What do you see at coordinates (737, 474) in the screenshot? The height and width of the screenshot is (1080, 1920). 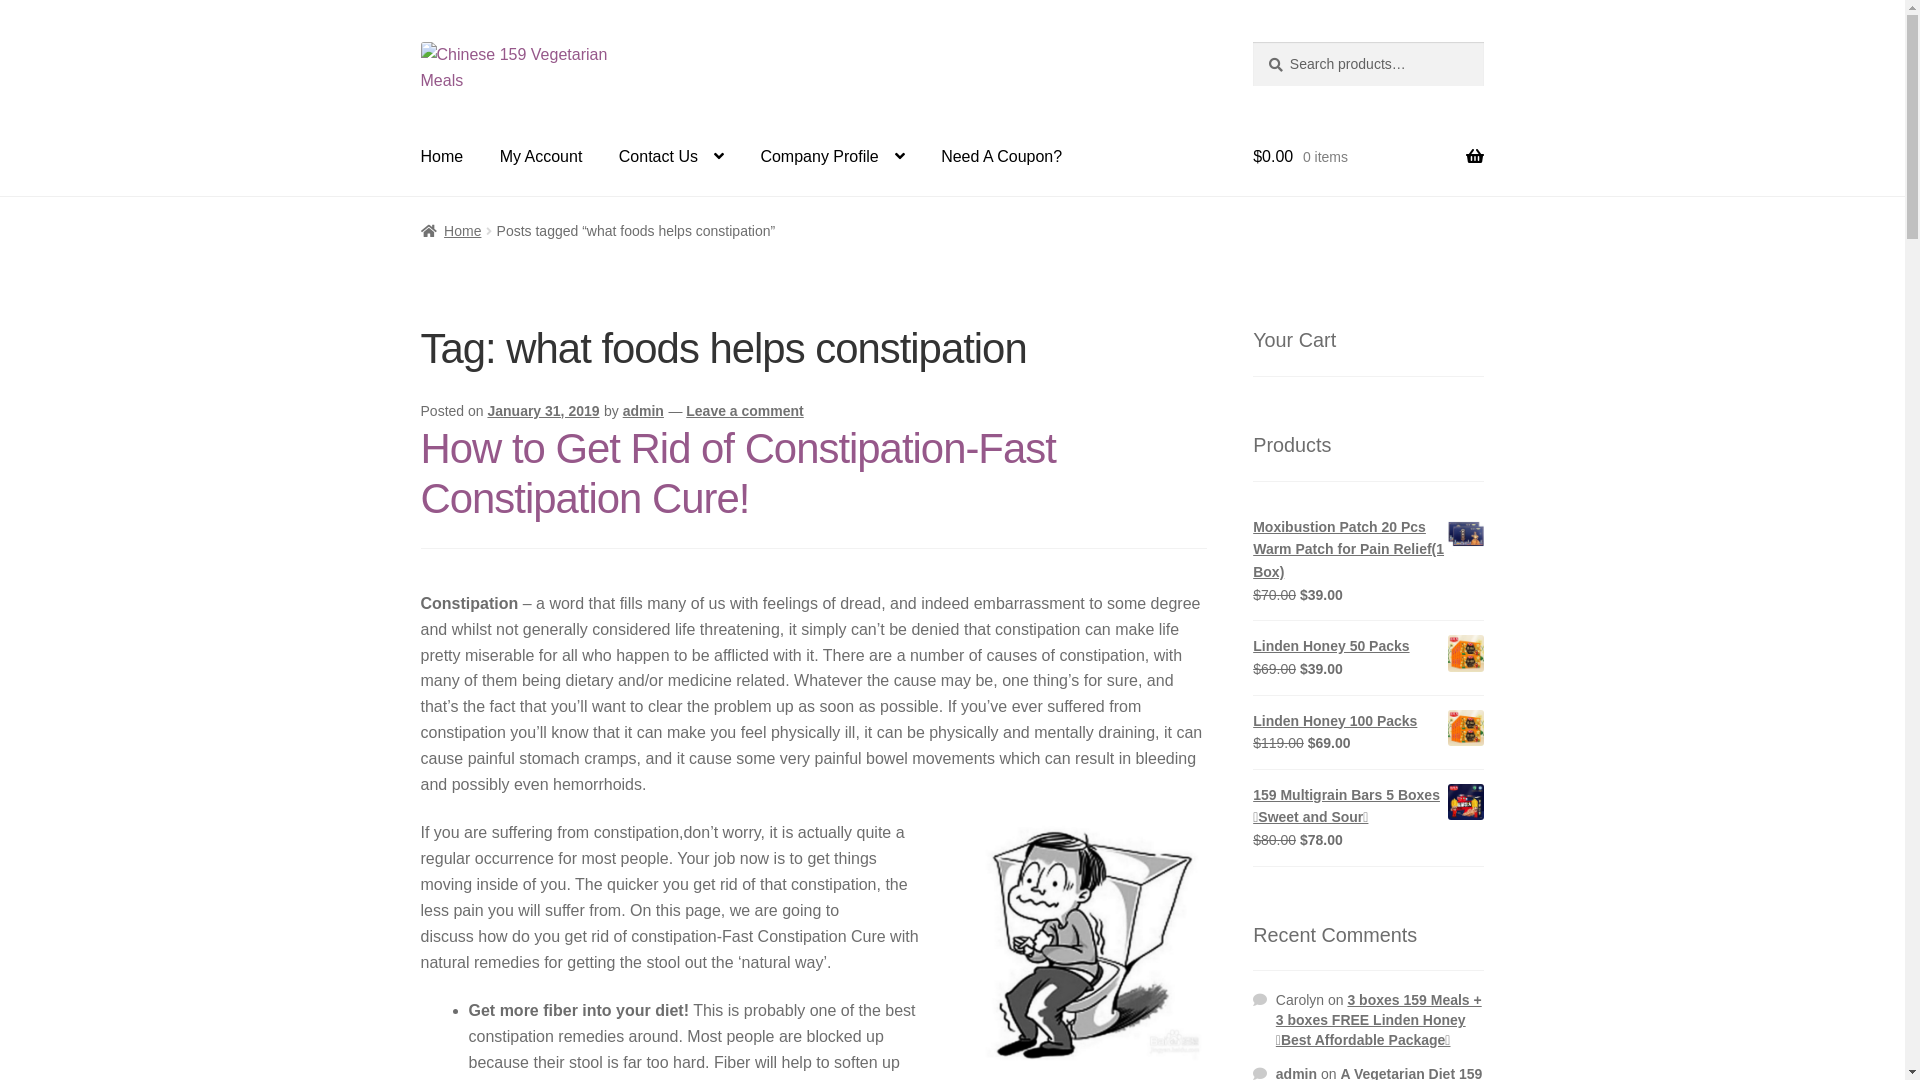 I see `'How to Get Rid of Constipation-Fast Constipation Cure!'` at bounding box center [737, 474].